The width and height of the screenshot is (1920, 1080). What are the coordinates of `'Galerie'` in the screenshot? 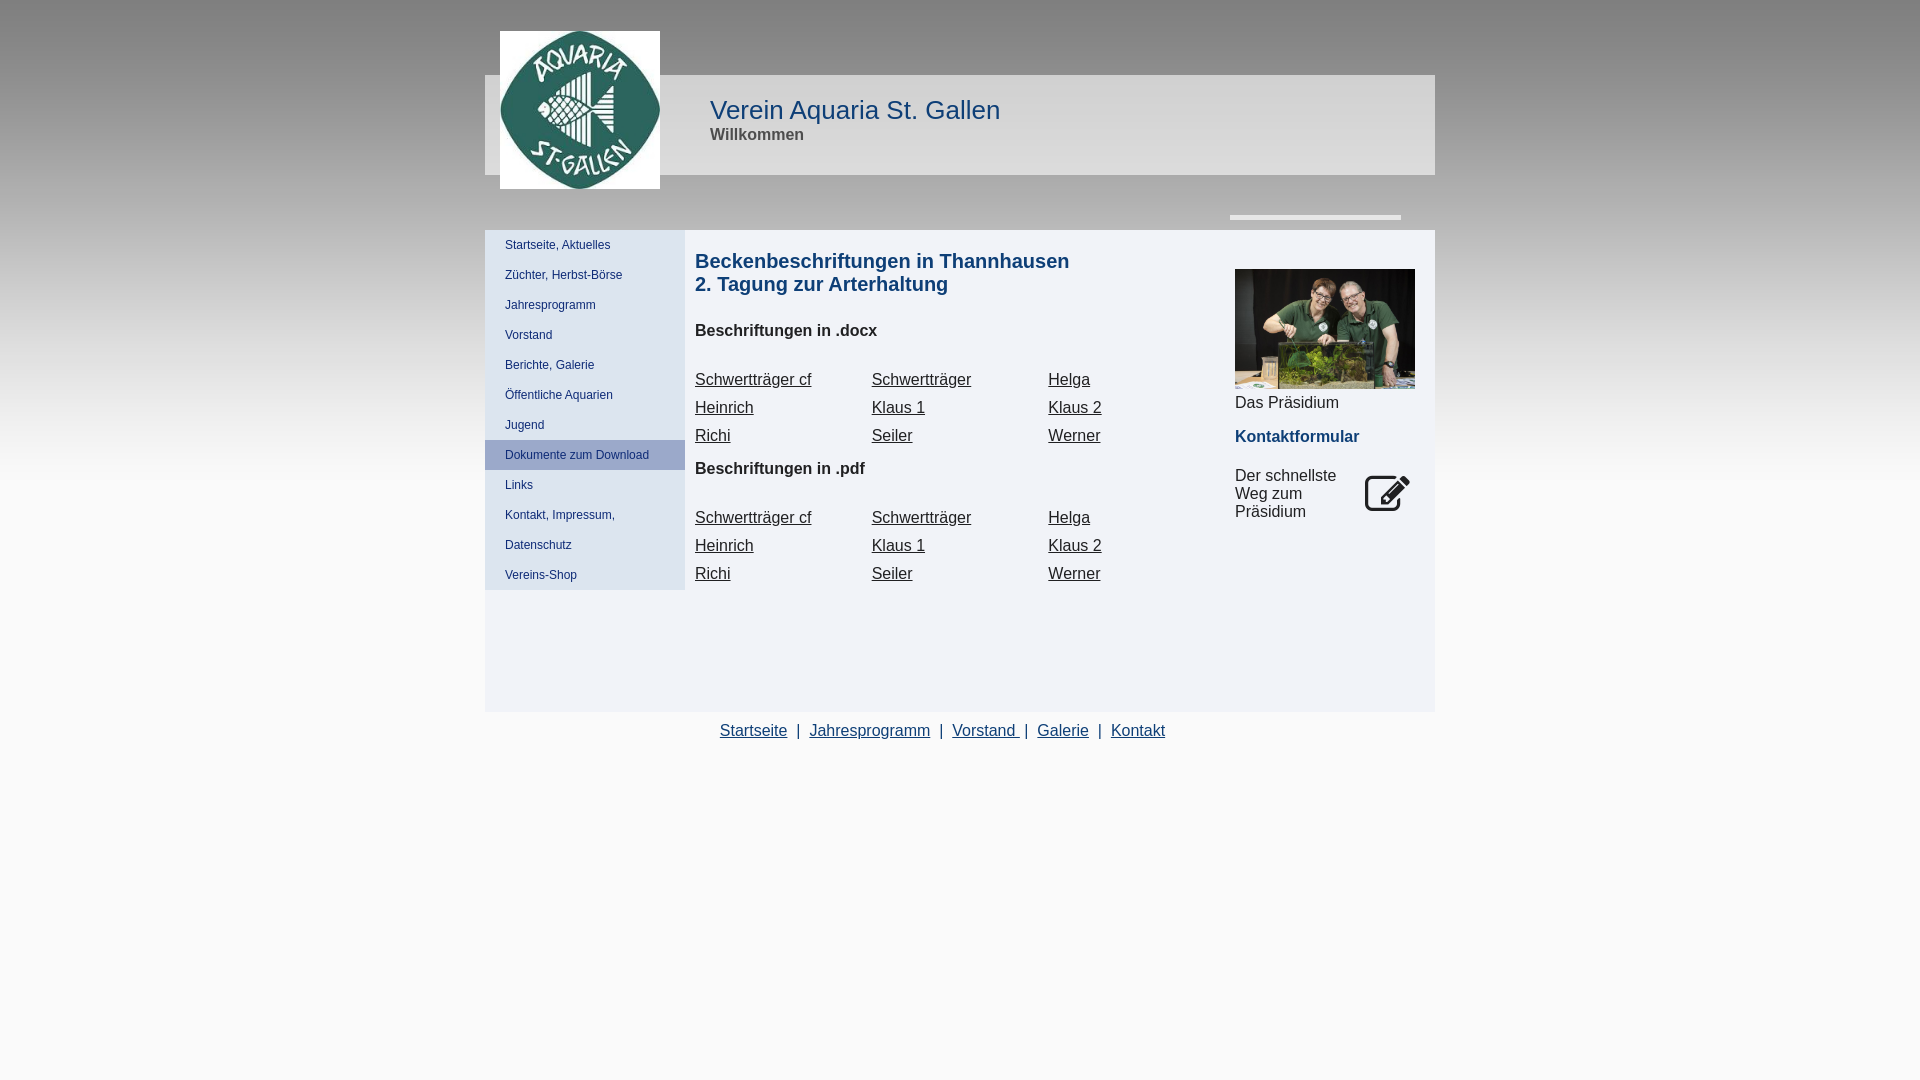 It's located at (1061, 730).